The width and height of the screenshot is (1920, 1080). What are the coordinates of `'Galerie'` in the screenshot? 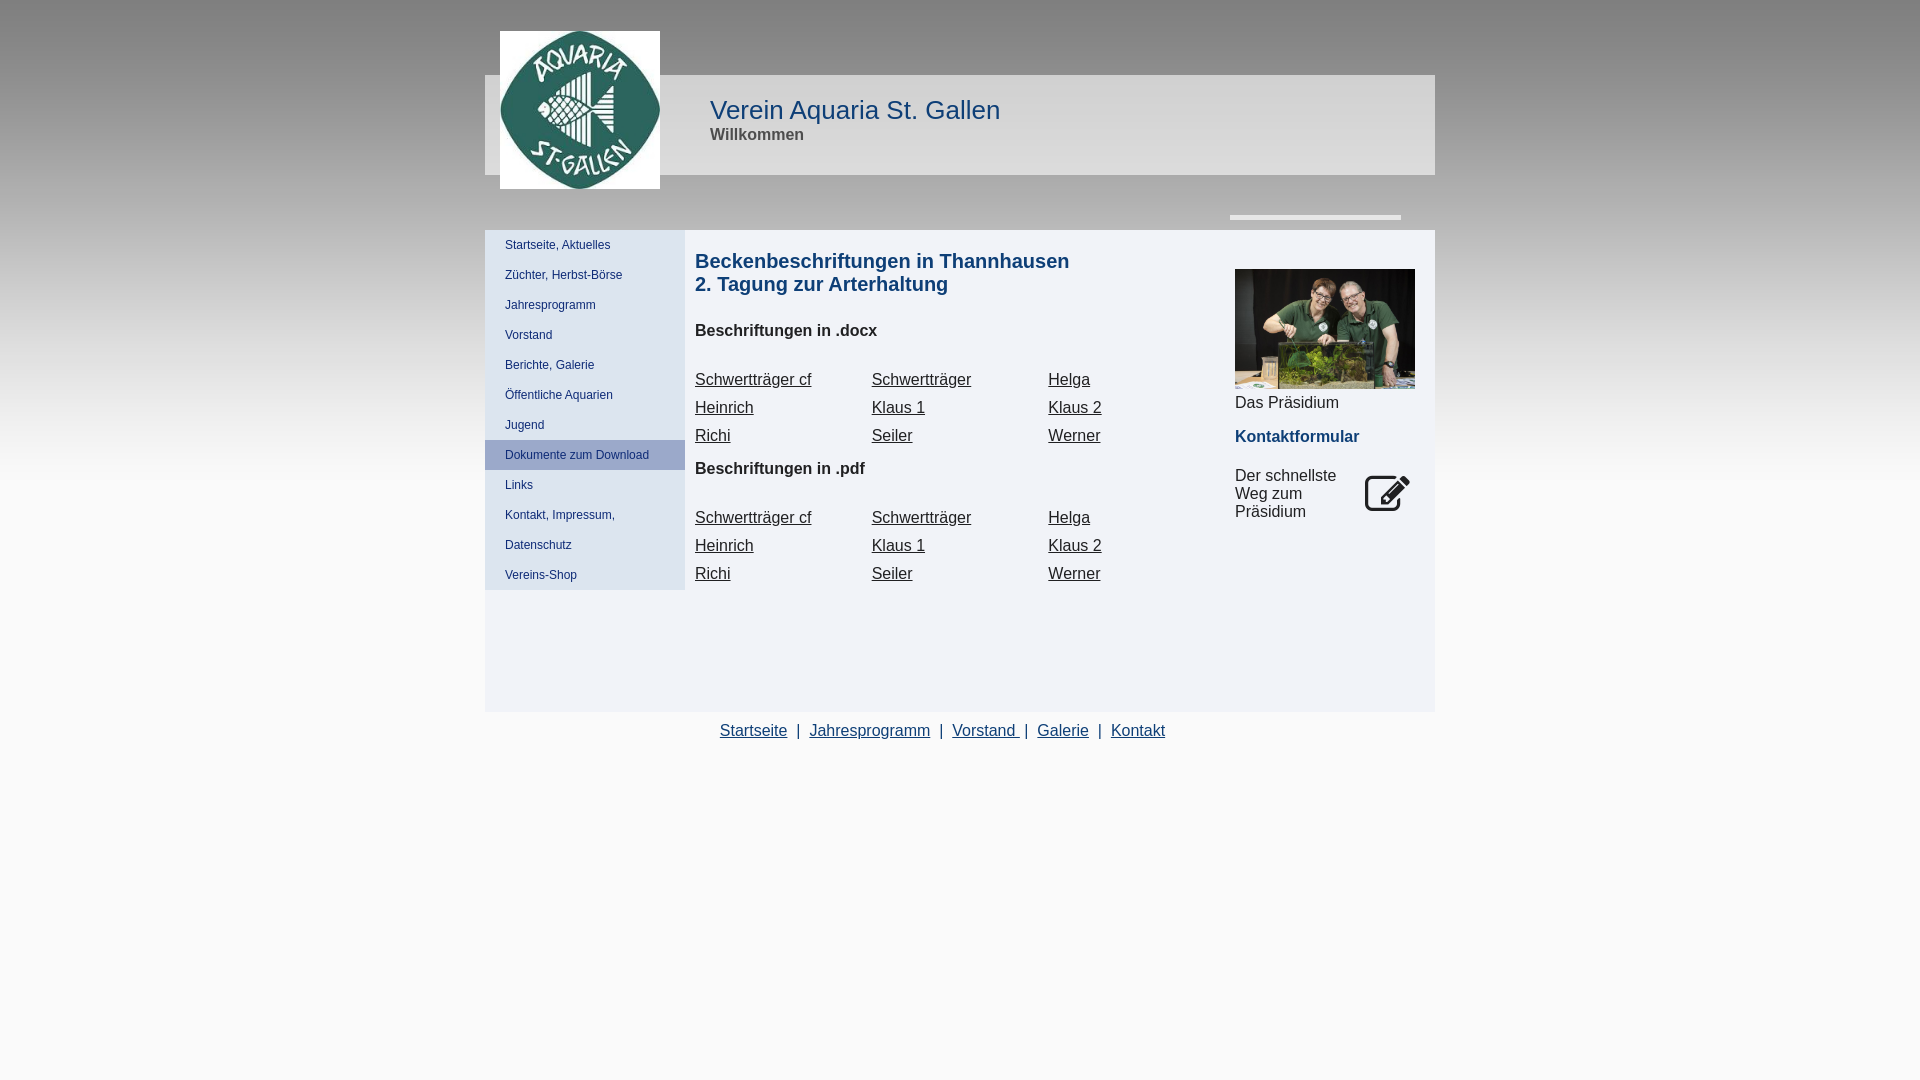 It's located at (1061, 730).